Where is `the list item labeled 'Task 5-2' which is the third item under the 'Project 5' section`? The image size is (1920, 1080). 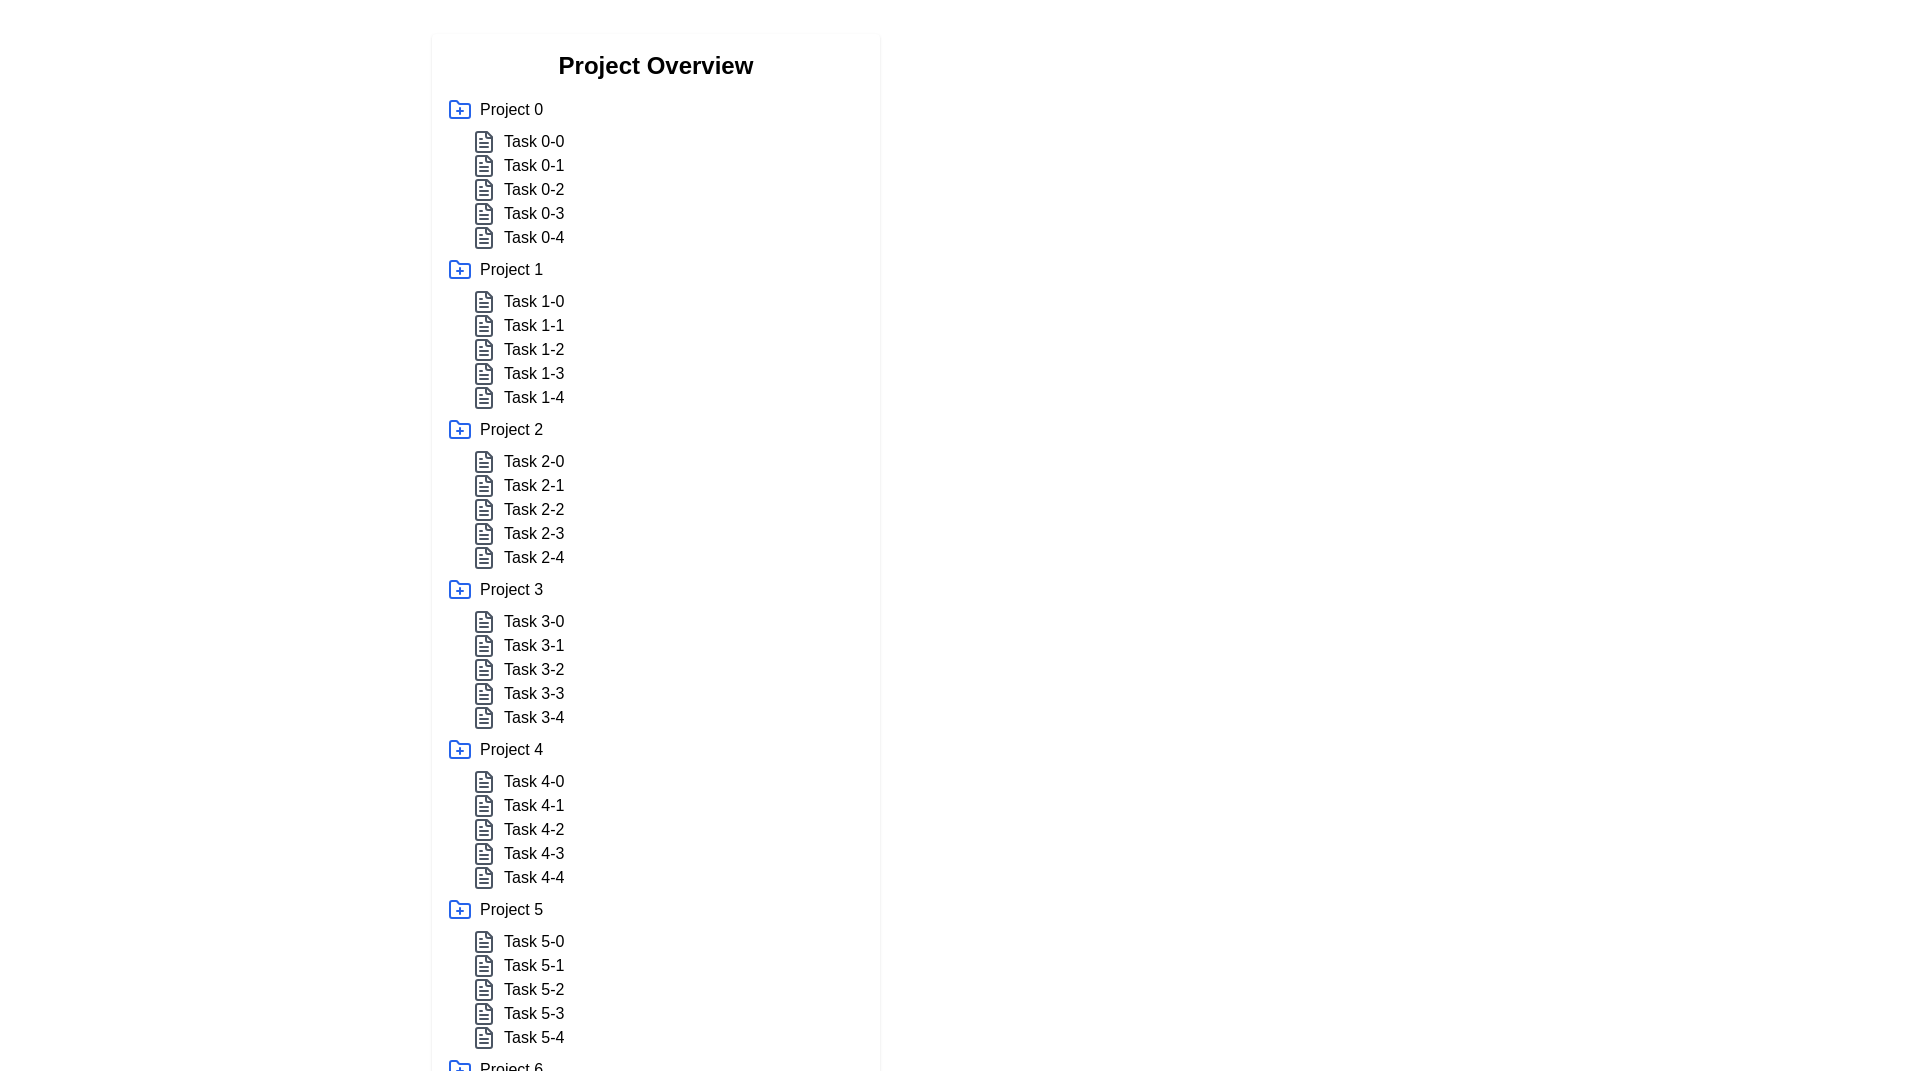 the list item labeled 'Task 5-2' which is the third item under the 'Project 5' section is located at coordinates (667, 990).